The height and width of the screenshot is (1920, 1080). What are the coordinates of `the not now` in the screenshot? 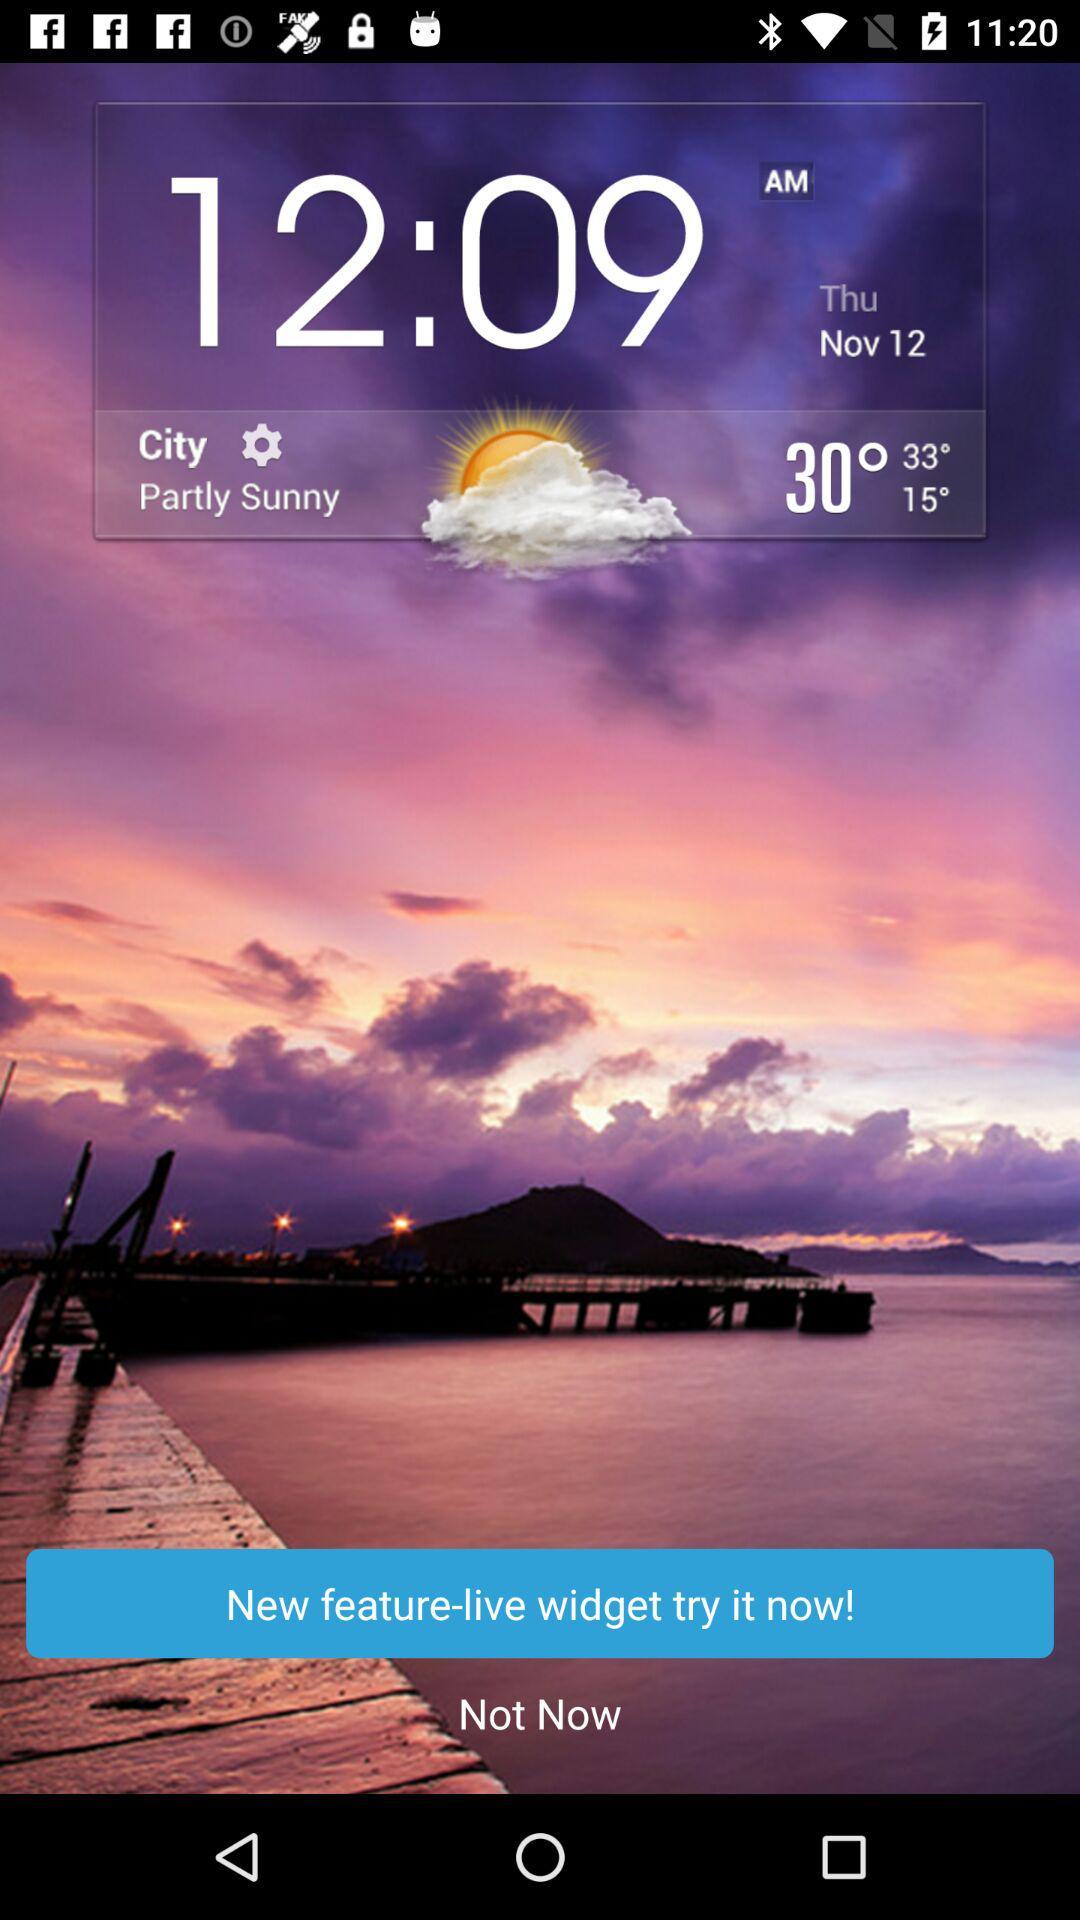 It's located at (540, 1712).